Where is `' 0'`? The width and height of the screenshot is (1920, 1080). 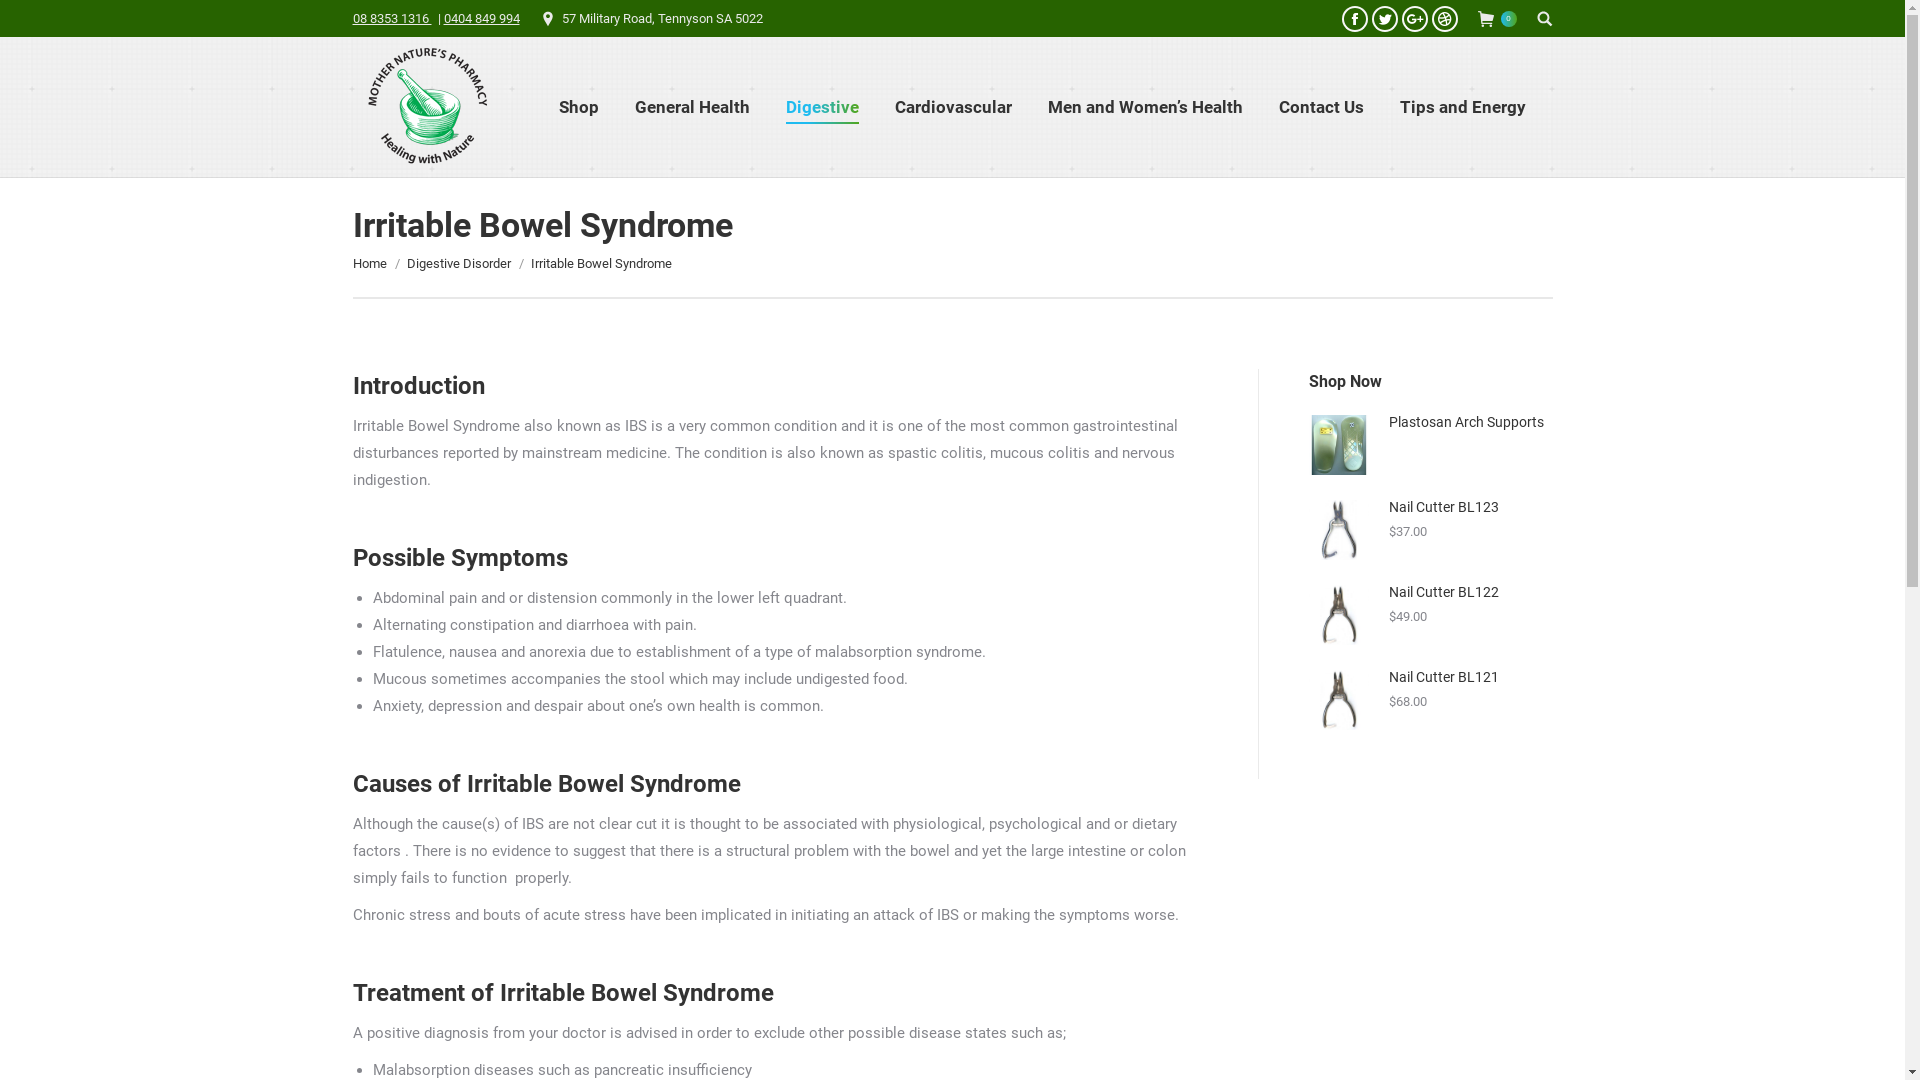 ' 0' is located at coordinates (1497, 19).